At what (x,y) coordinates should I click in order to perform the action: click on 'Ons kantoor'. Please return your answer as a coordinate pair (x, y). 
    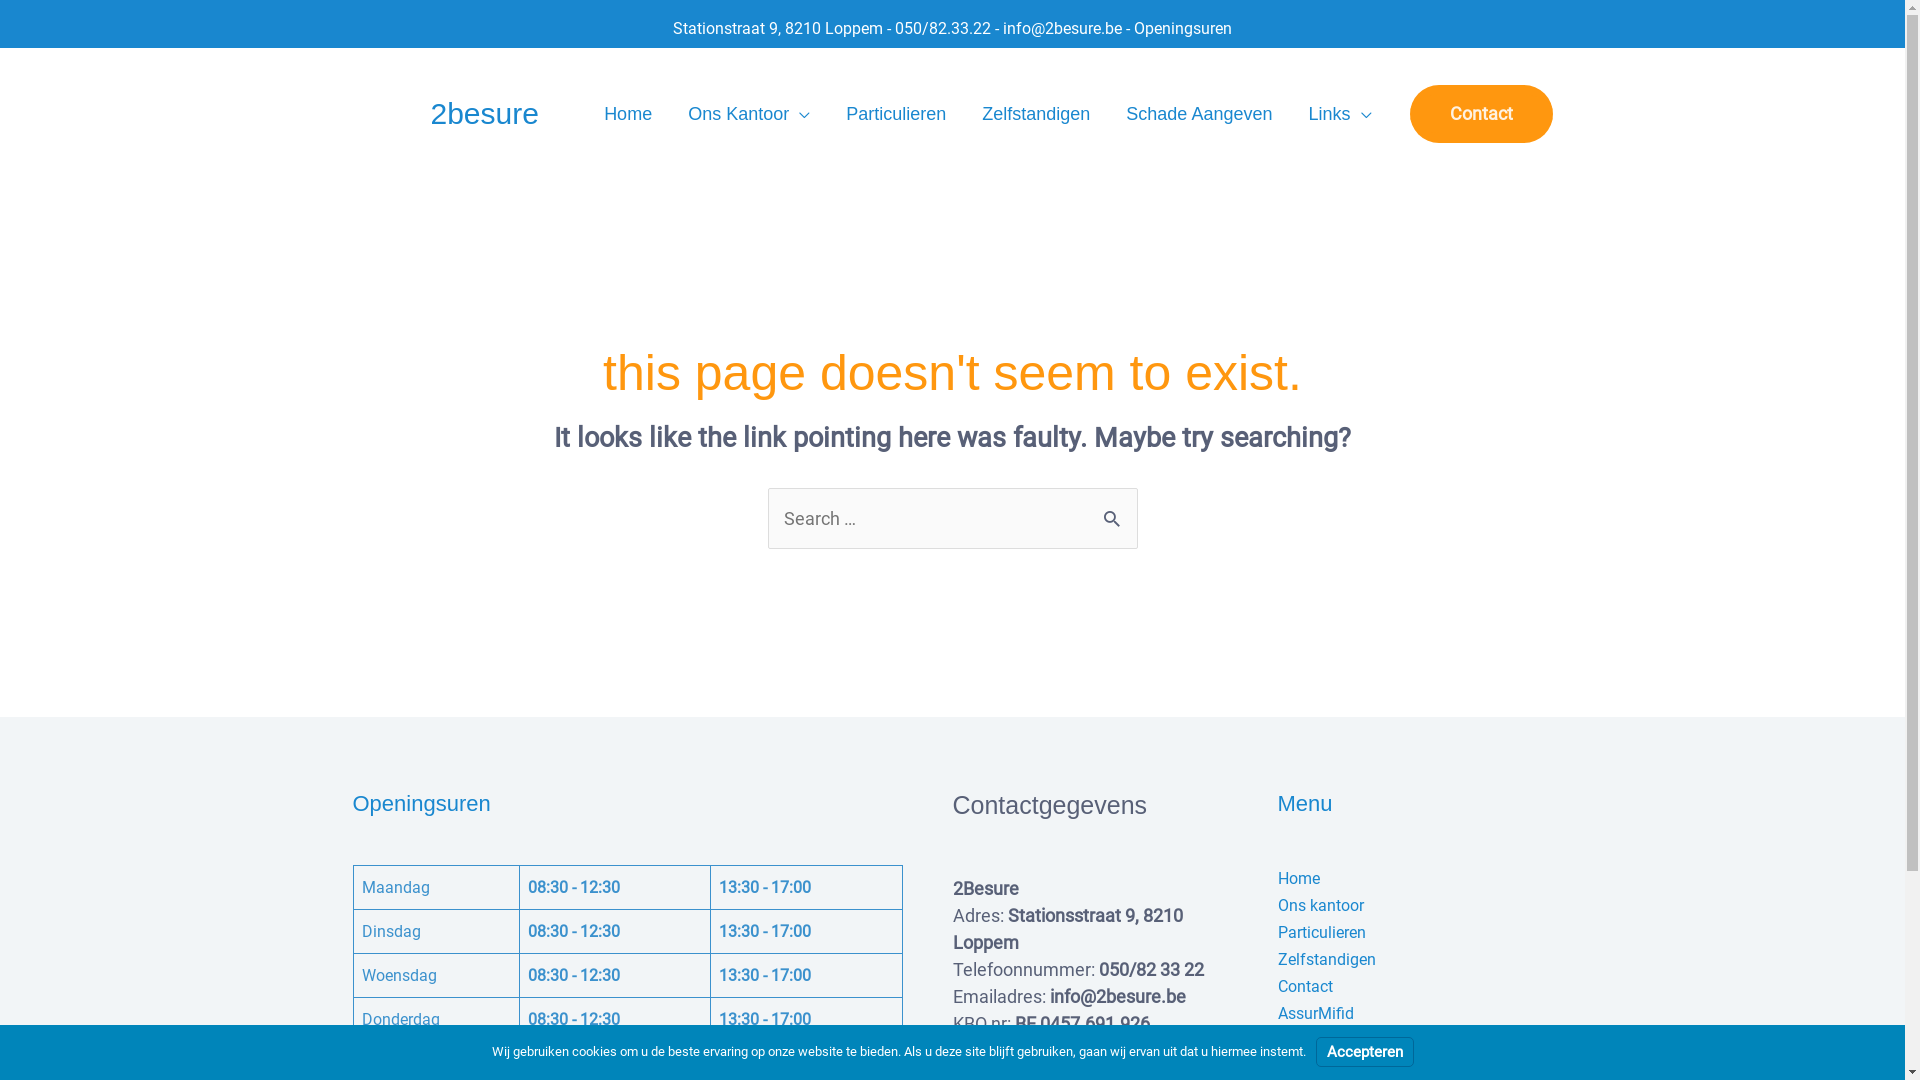
    Looking at the image, I should click on (1320, 905).